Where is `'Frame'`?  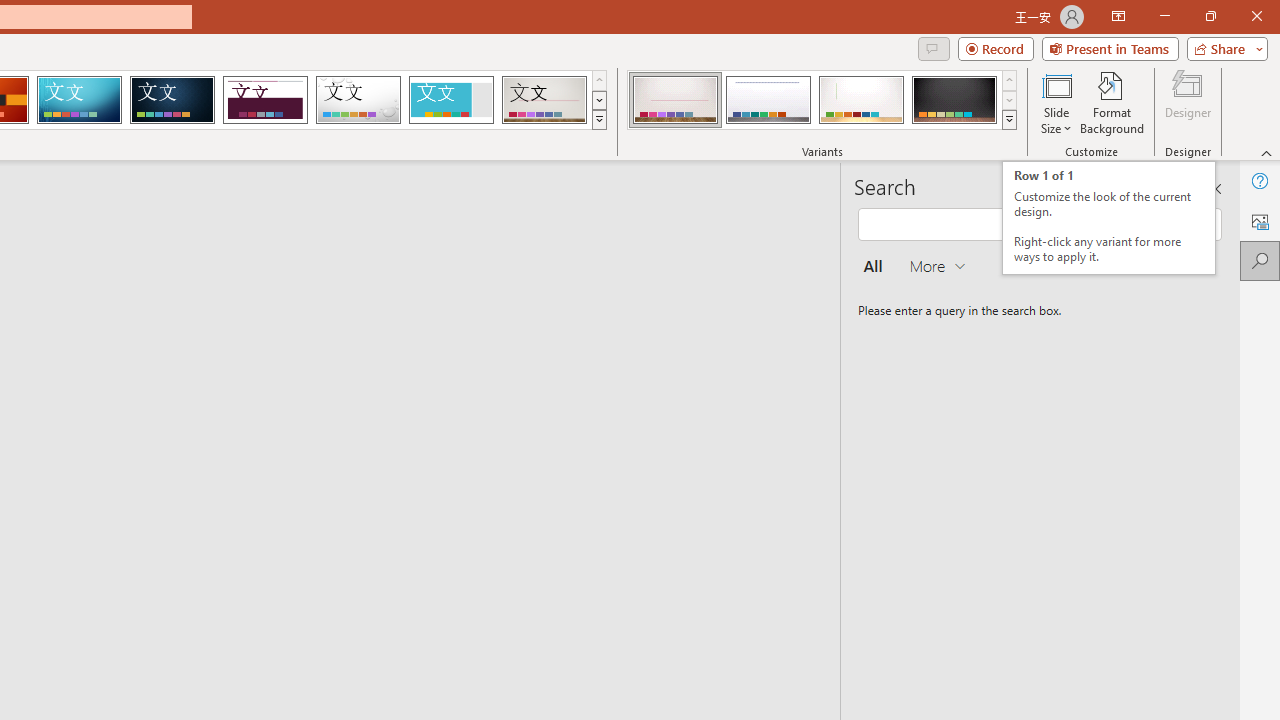
'Frame' is located at coordinates (450, 100).